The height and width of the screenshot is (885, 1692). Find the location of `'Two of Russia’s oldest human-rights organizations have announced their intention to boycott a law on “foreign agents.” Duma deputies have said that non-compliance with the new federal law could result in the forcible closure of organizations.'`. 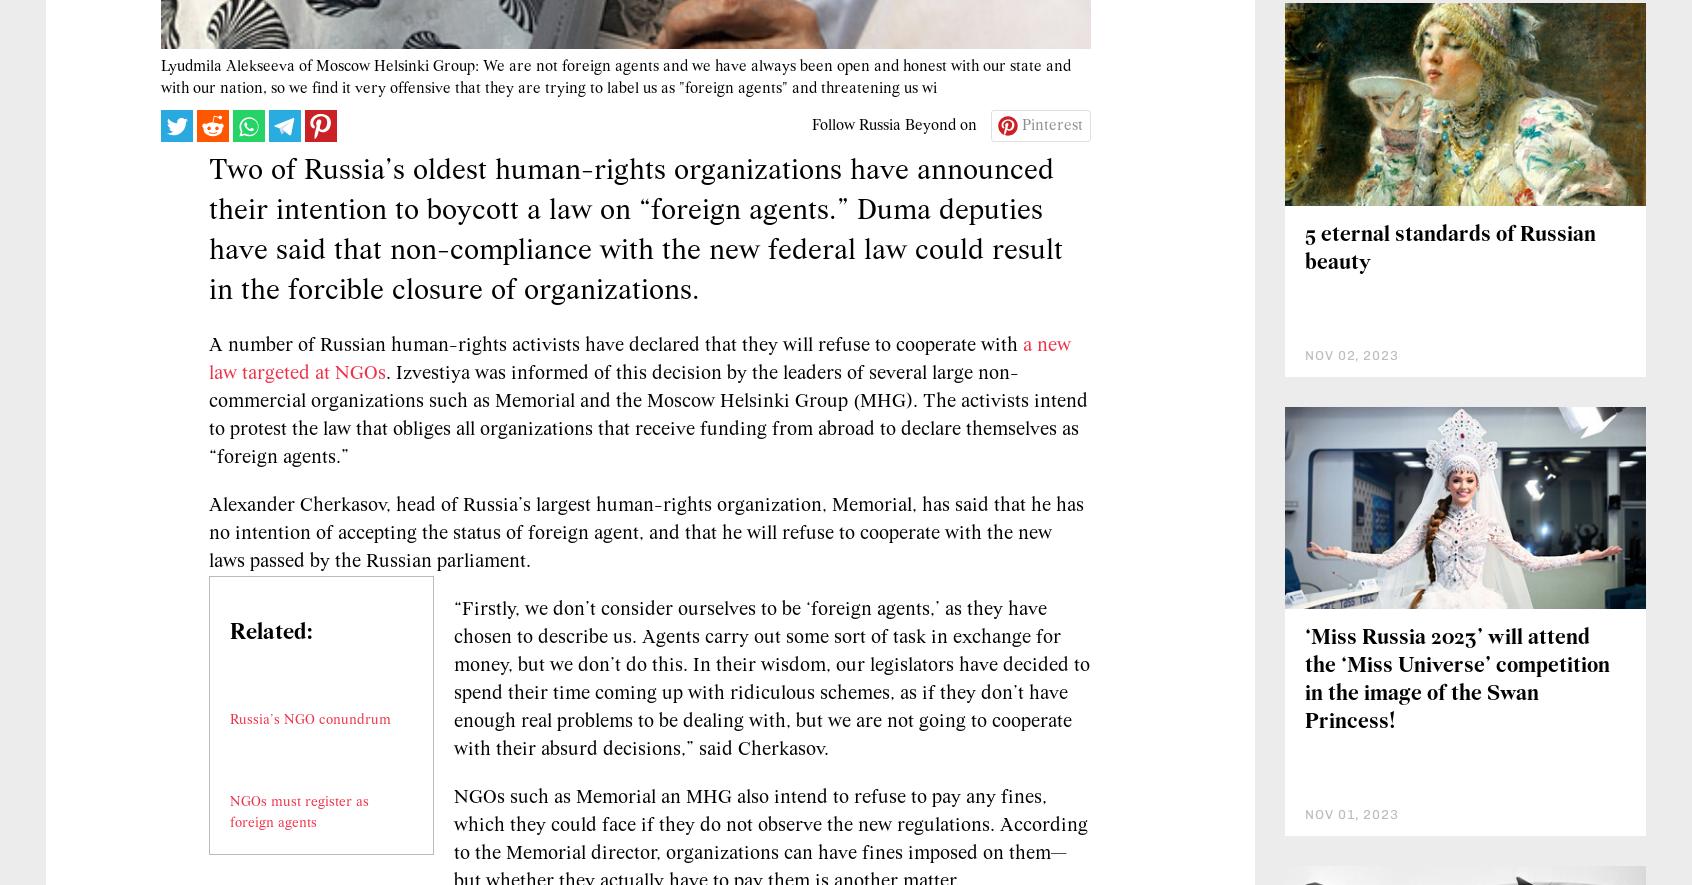

'Two of Russia’s oldest human-rights organizations have announced their intention to boycott a law on “foreign agents.” Duma deputies have said that non-compliance with the new federal law could result in the forcible closure of organizations.' is located at coordinates (207, 351).